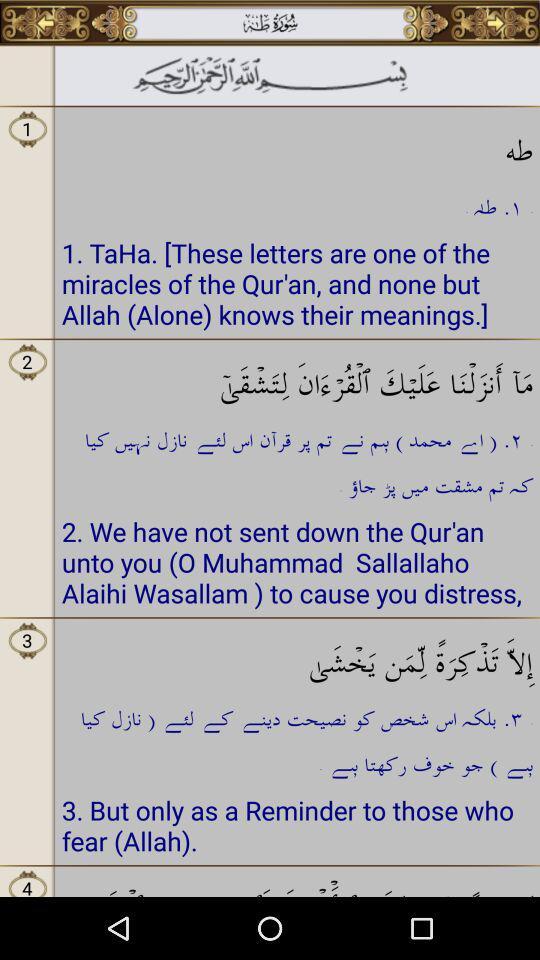 The width and height of the screenshot is (540, 960). What do you see at coordinates (45, 22) in the screenshot?
I see `go back` at bounding box center [45, 22].